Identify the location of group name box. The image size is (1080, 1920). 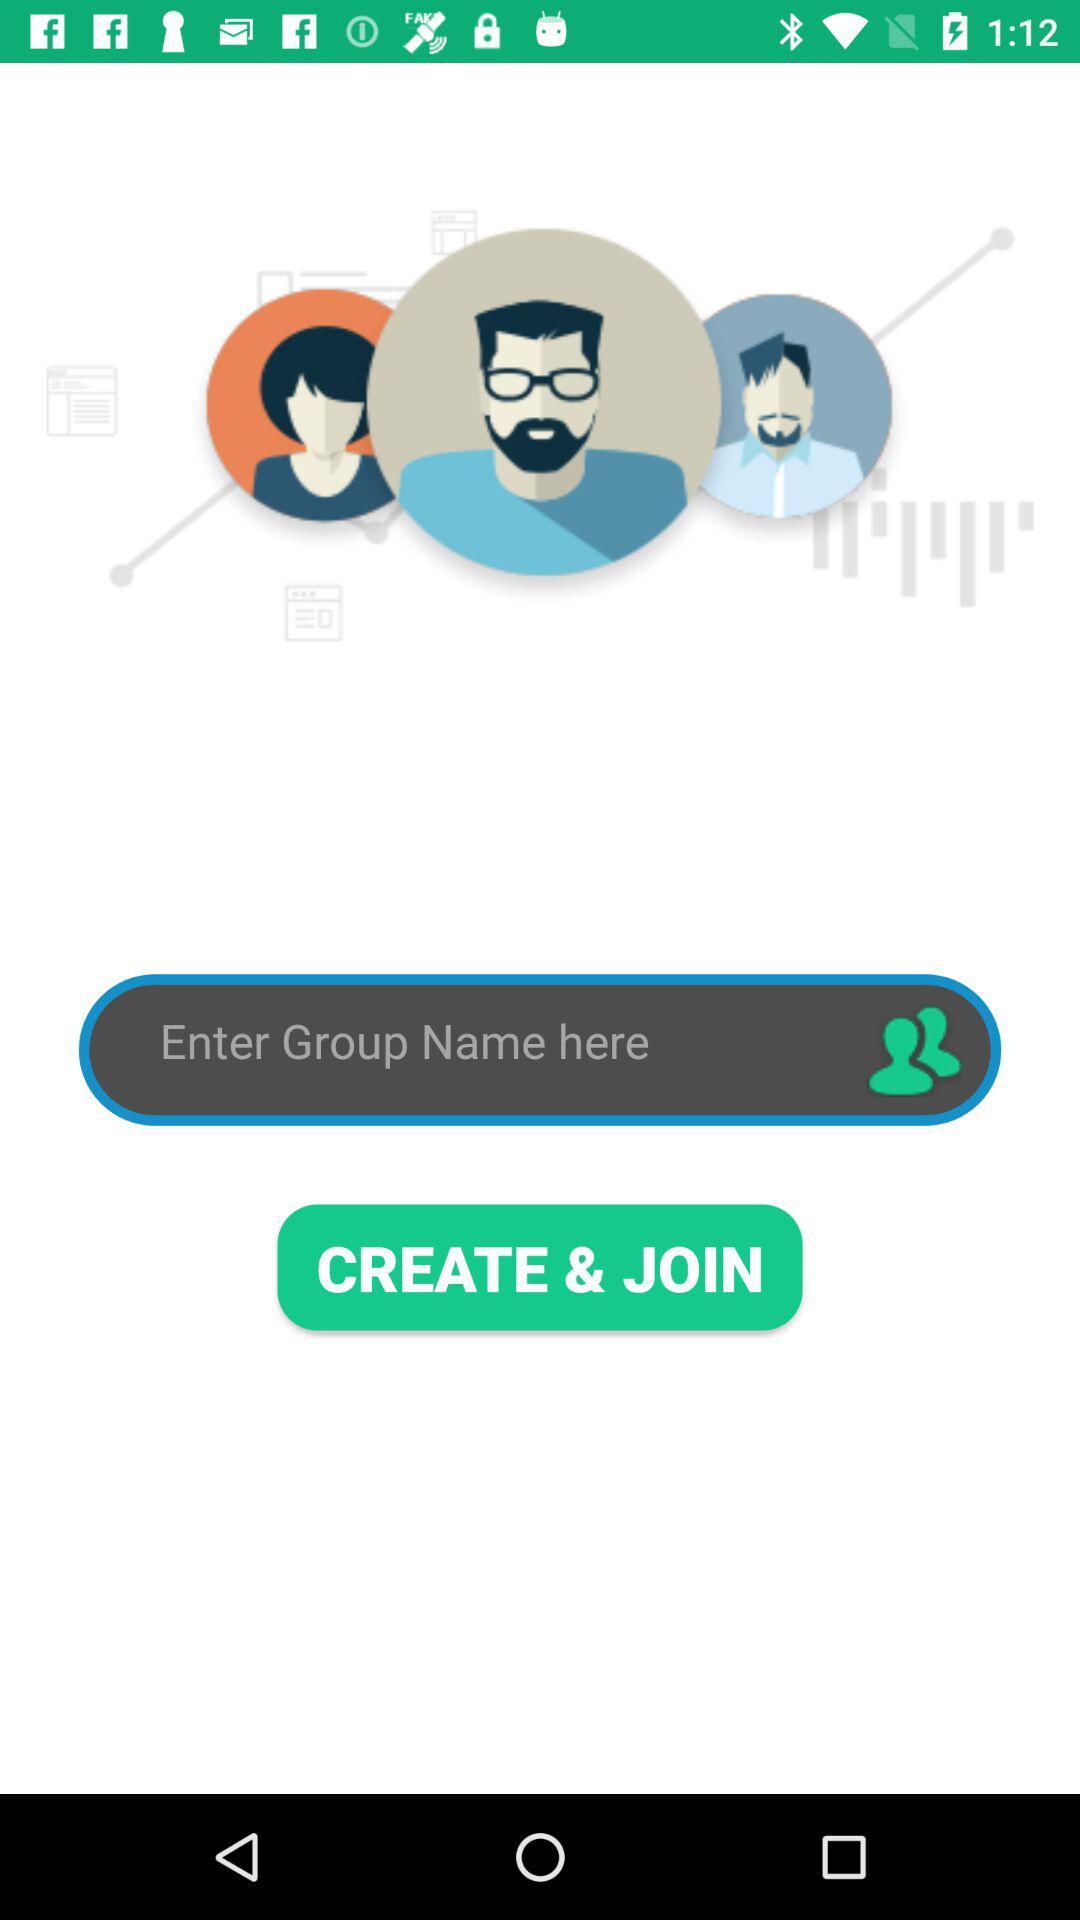
(494, 1041).